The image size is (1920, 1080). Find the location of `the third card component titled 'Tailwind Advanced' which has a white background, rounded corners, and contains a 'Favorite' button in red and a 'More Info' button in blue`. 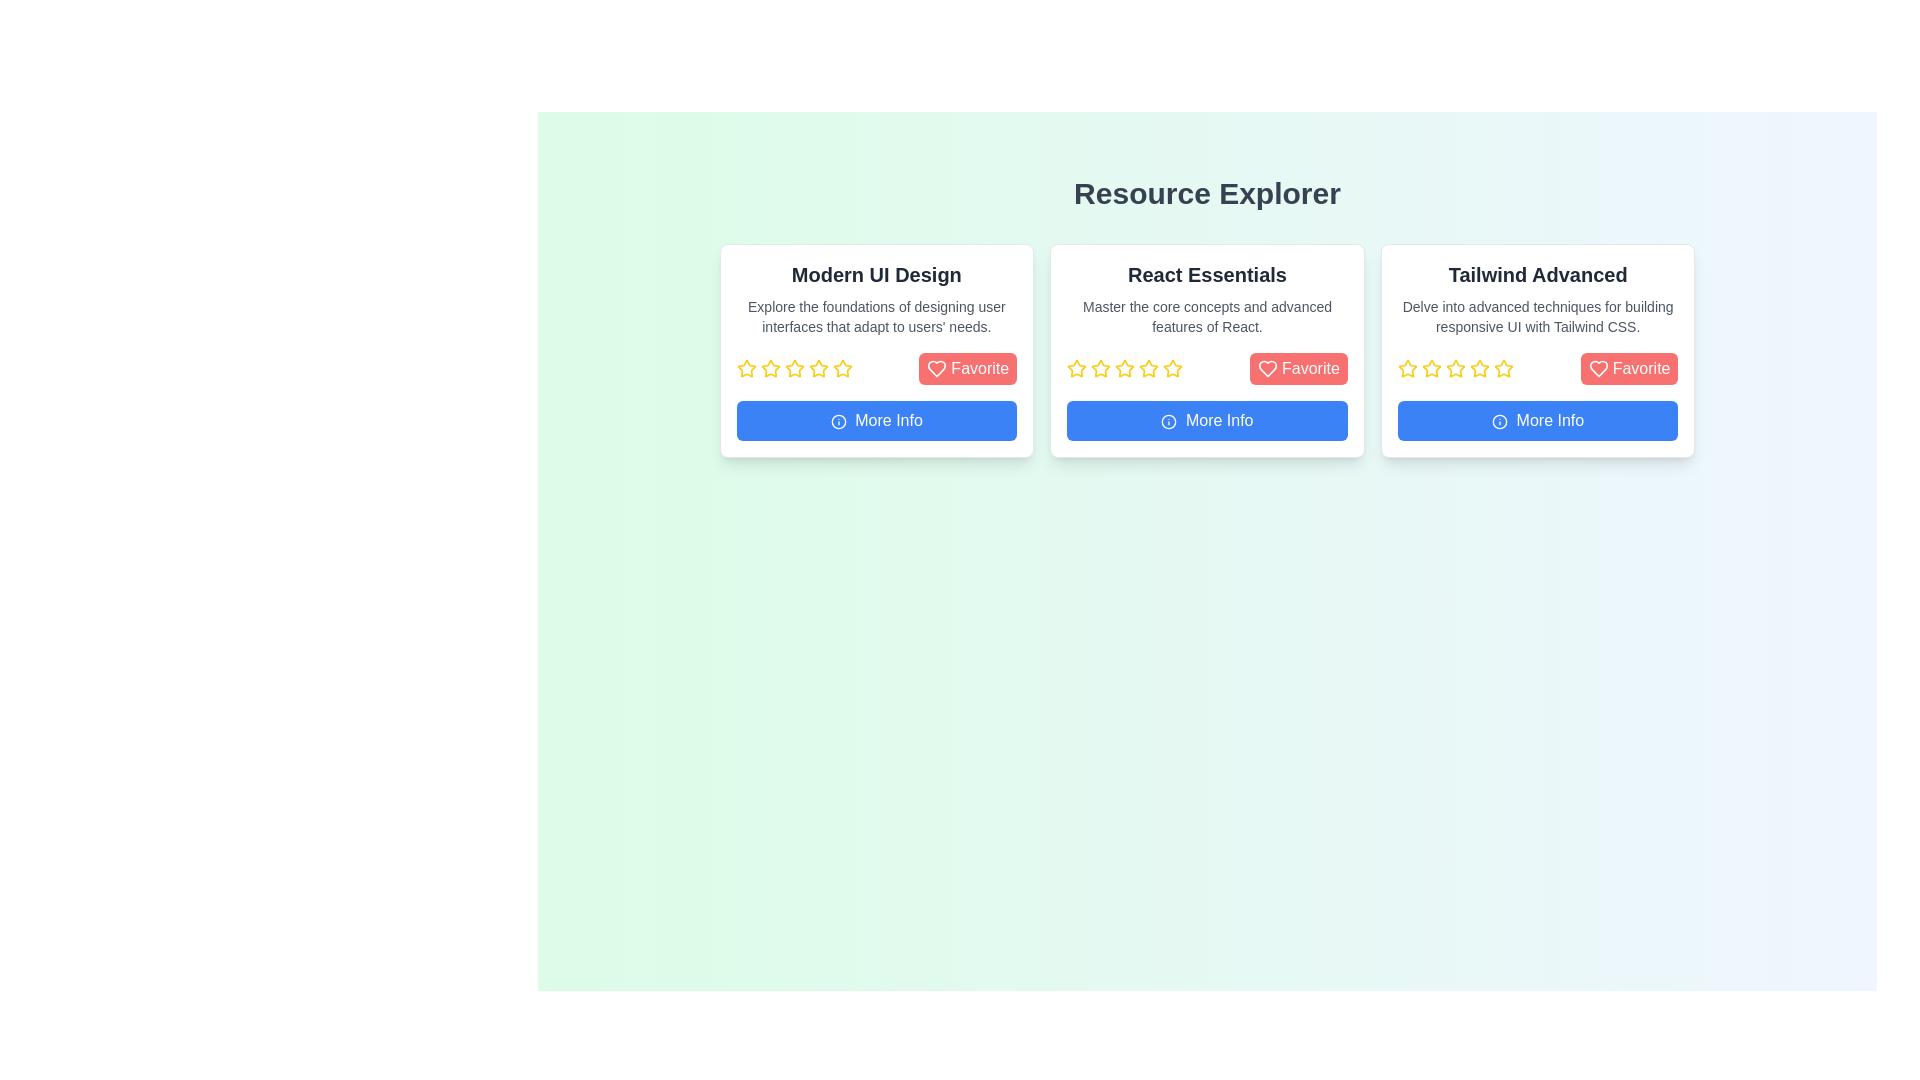

the third card component titled 'Tailwind Advanced' which has a white background, rounded corners, and contains a 'Favorite' button in red and a 'More Info' button in blue is located at coordinates (1537, 350).